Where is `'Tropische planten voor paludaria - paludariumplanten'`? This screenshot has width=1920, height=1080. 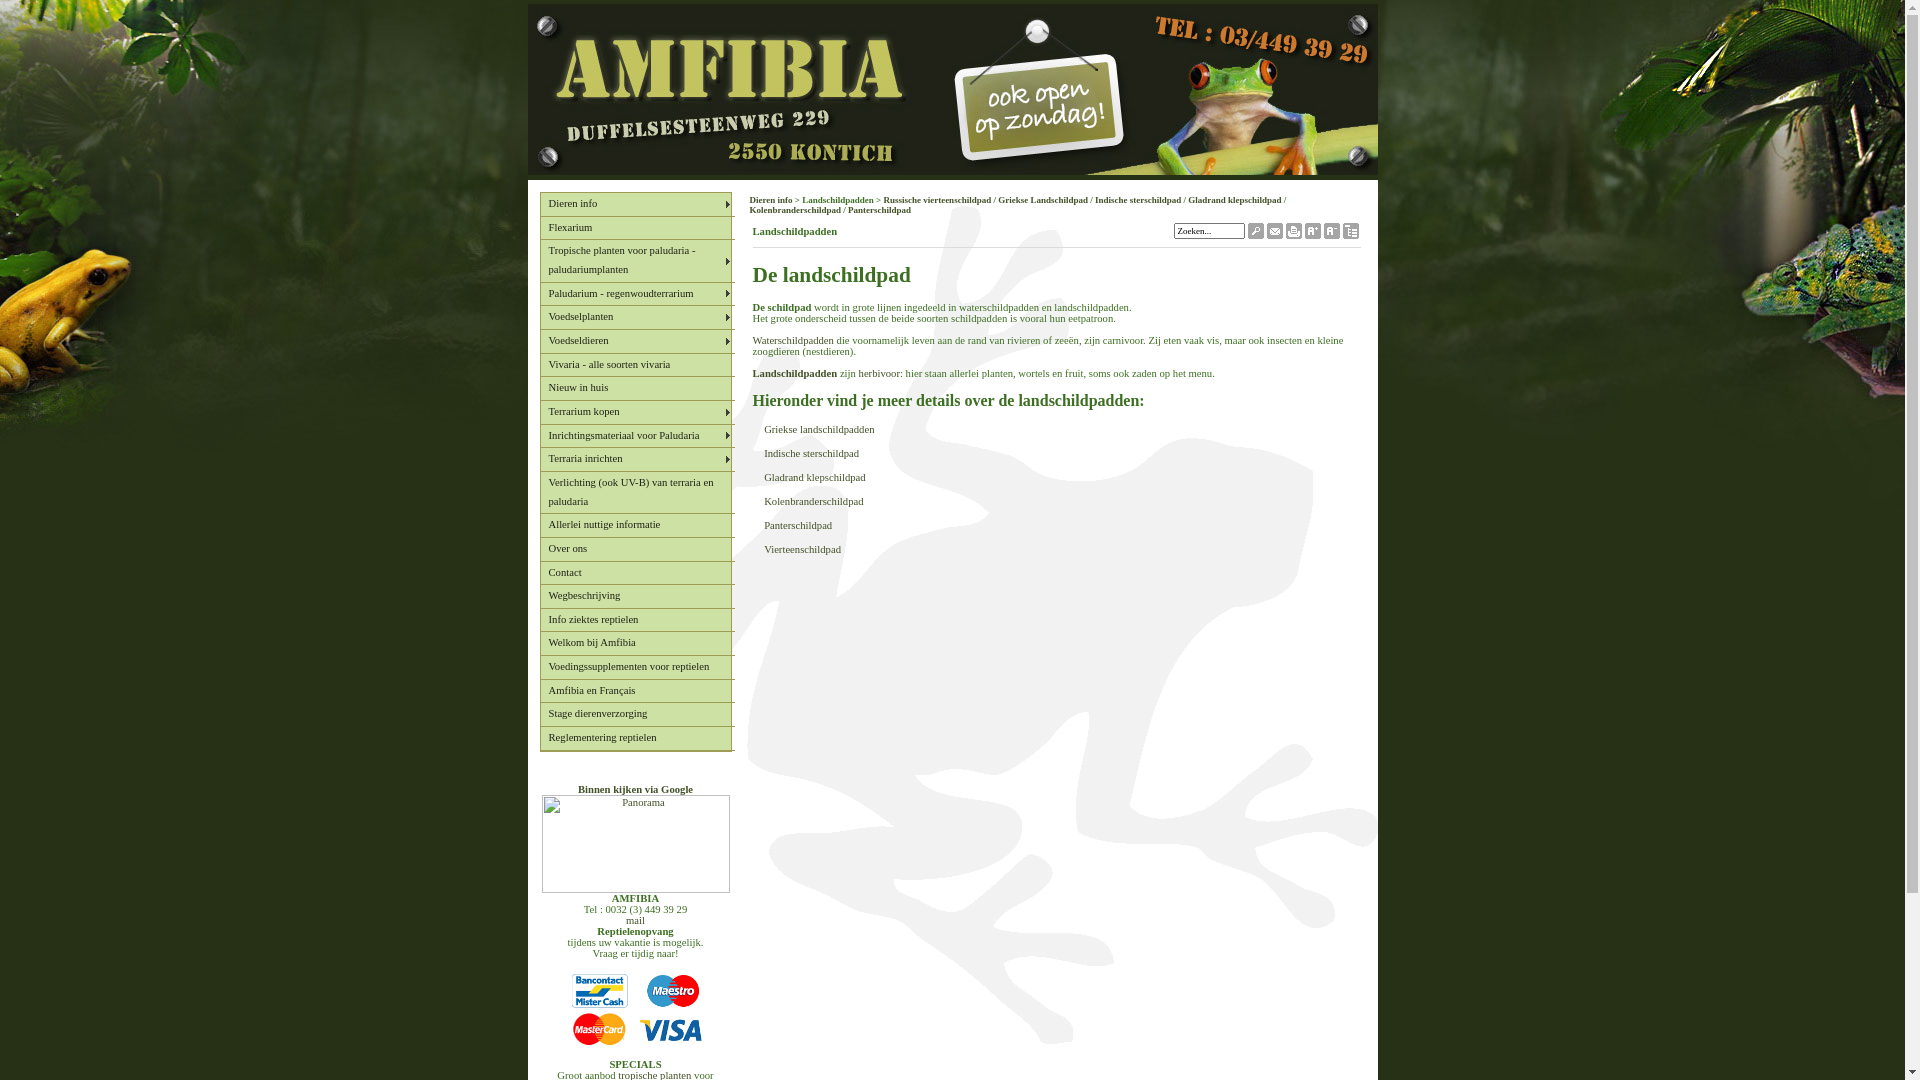
'Tropische planten voor paludaria - paludariumplanten' is located at coordinates (636, 260).